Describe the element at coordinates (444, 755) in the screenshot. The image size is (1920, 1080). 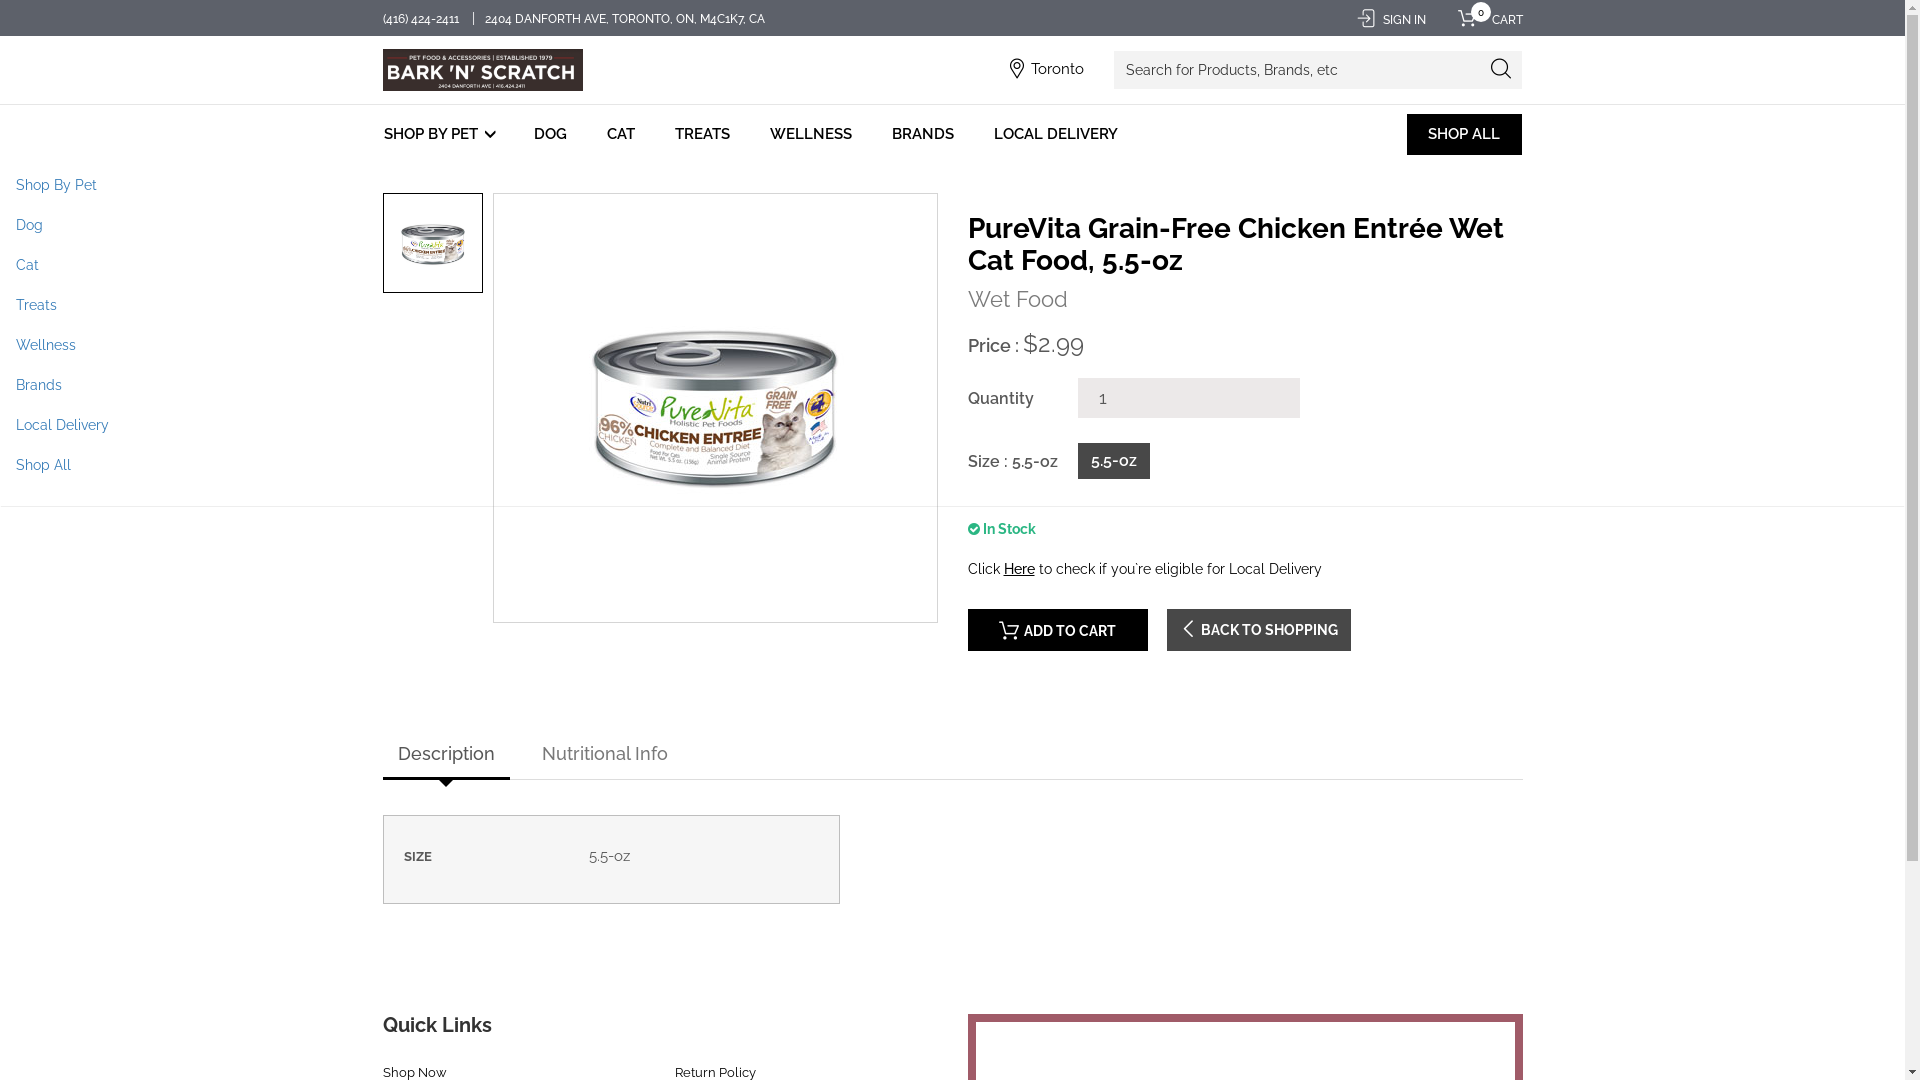
I see `'Description'` at that location.